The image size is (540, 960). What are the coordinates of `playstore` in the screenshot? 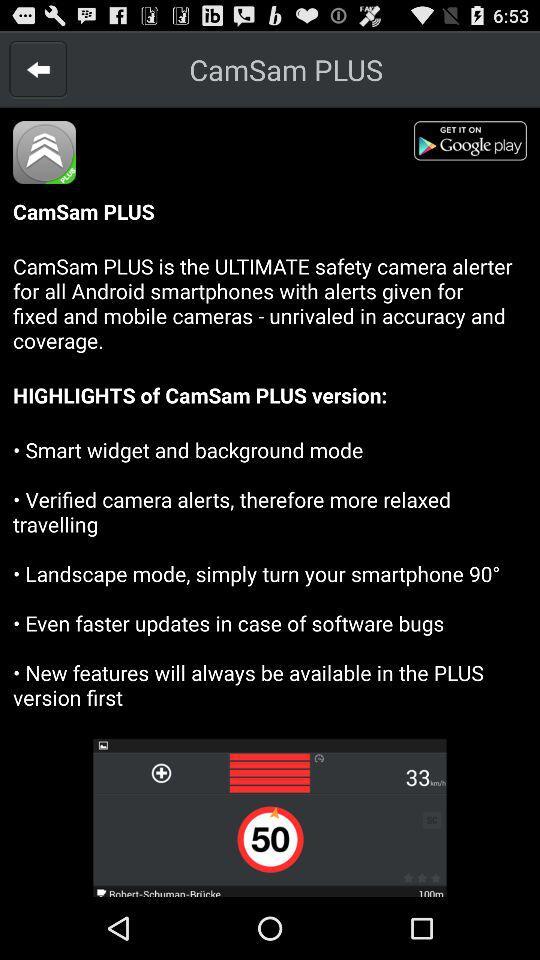 It's located at (475, 143).